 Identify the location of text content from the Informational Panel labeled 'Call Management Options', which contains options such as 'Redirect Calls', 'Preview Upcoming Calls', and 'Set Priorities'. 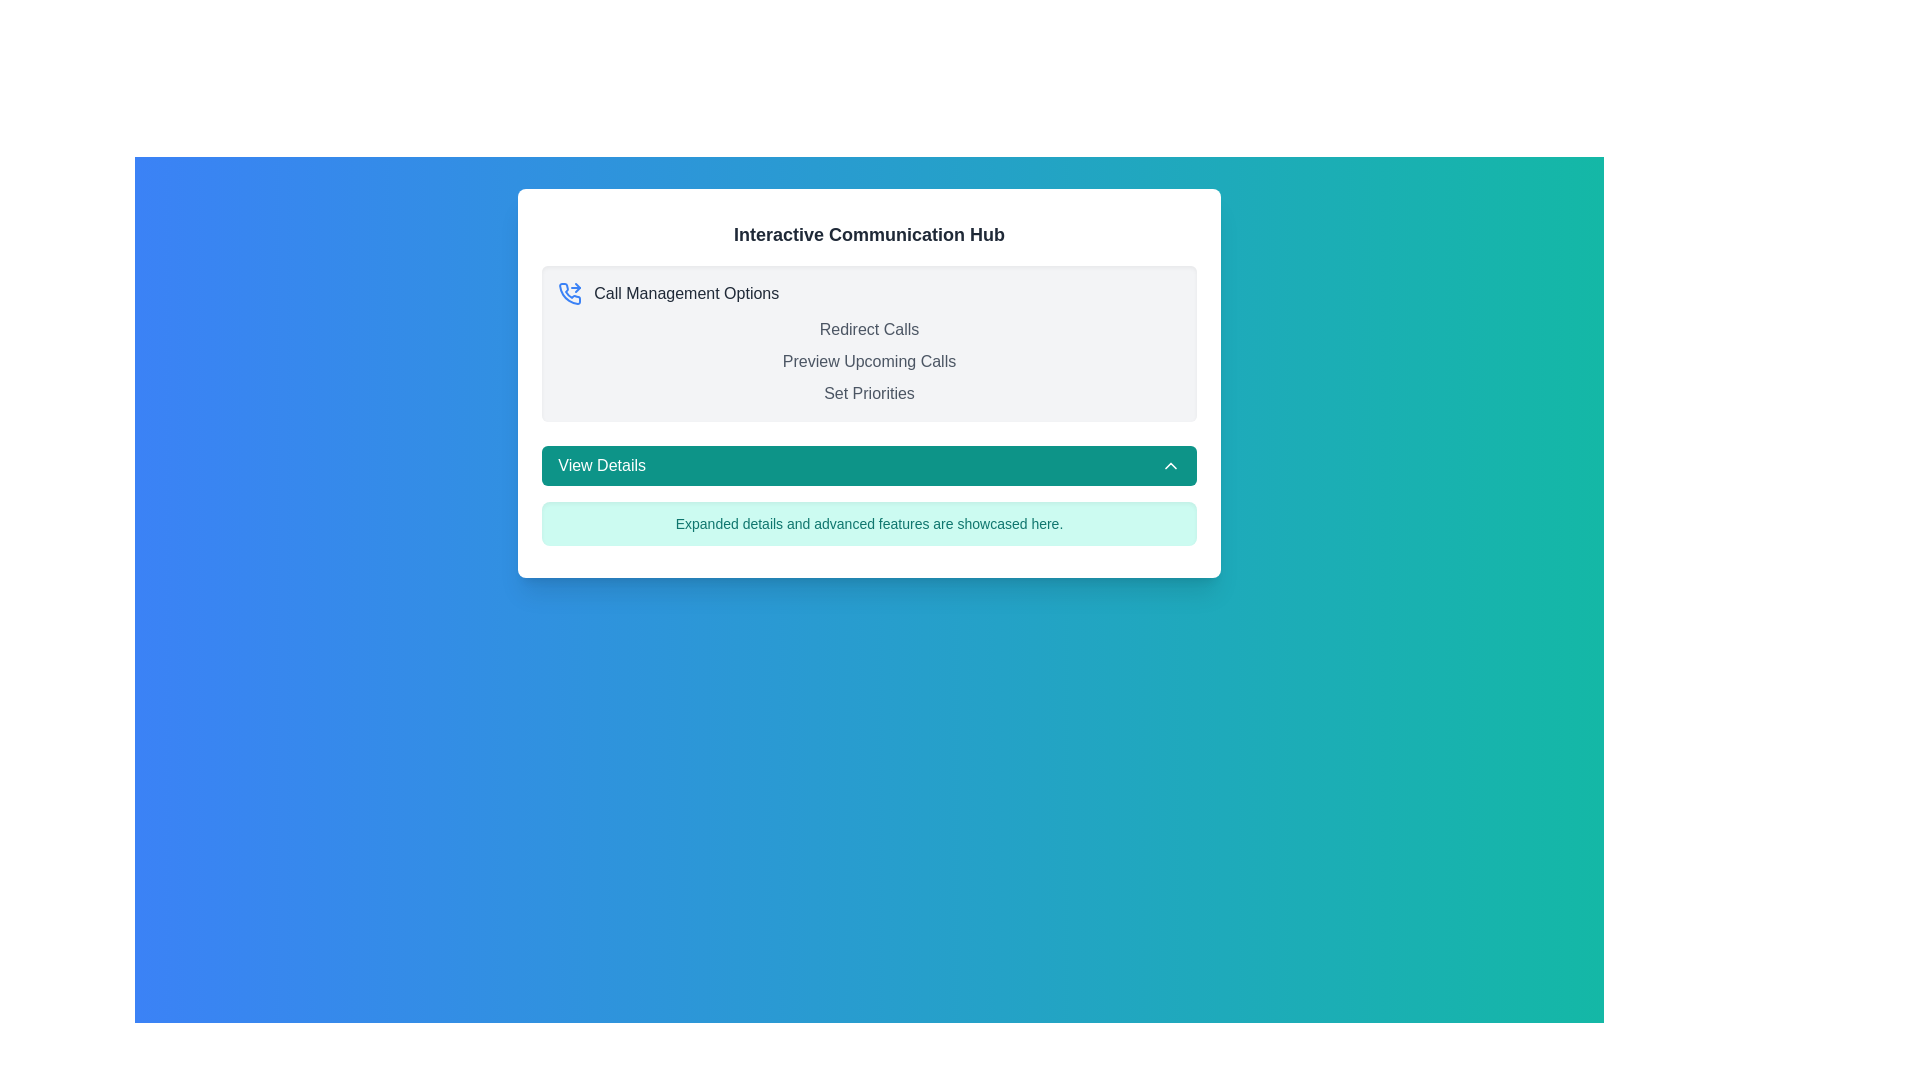
(869, 343).